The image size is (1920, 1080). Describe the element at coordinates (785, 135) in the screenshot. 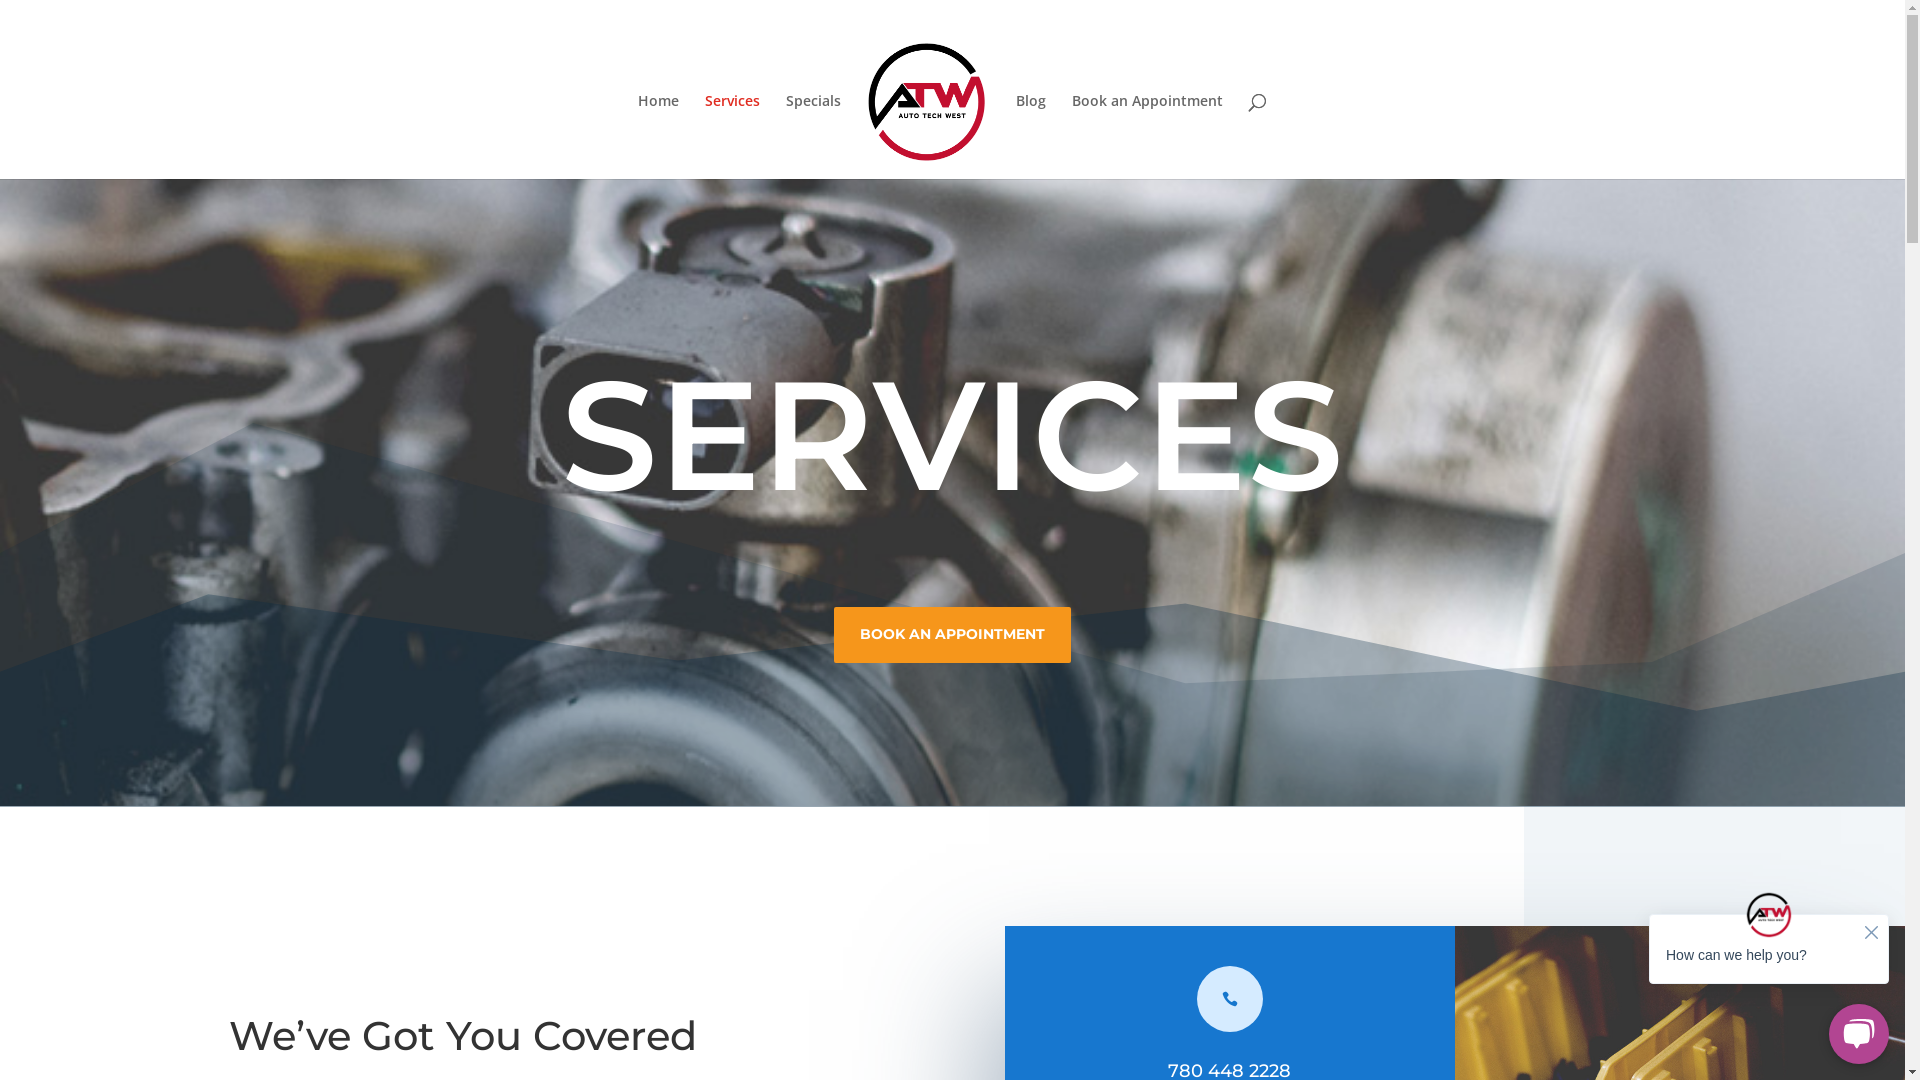

I see `'Specials'` at that location.